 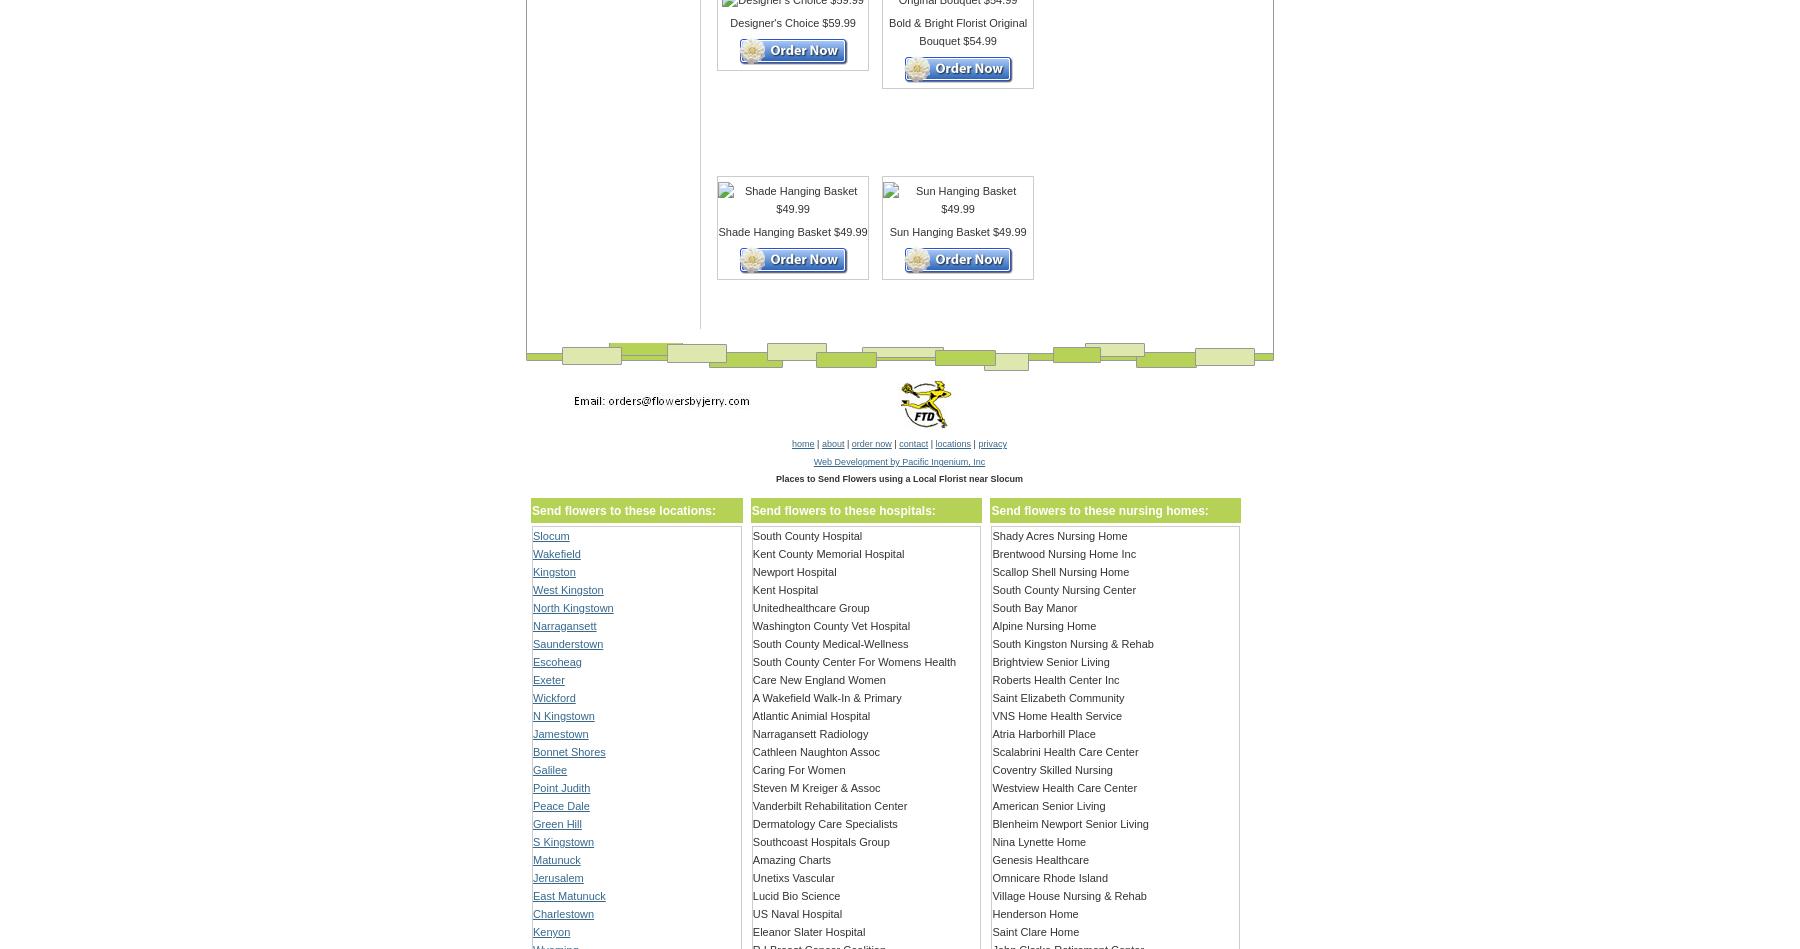 What do you see at coordinates (792, 22) in the screenshot?
I see `'Designer's Choice $59.99'` at bounding box center [792, 22].